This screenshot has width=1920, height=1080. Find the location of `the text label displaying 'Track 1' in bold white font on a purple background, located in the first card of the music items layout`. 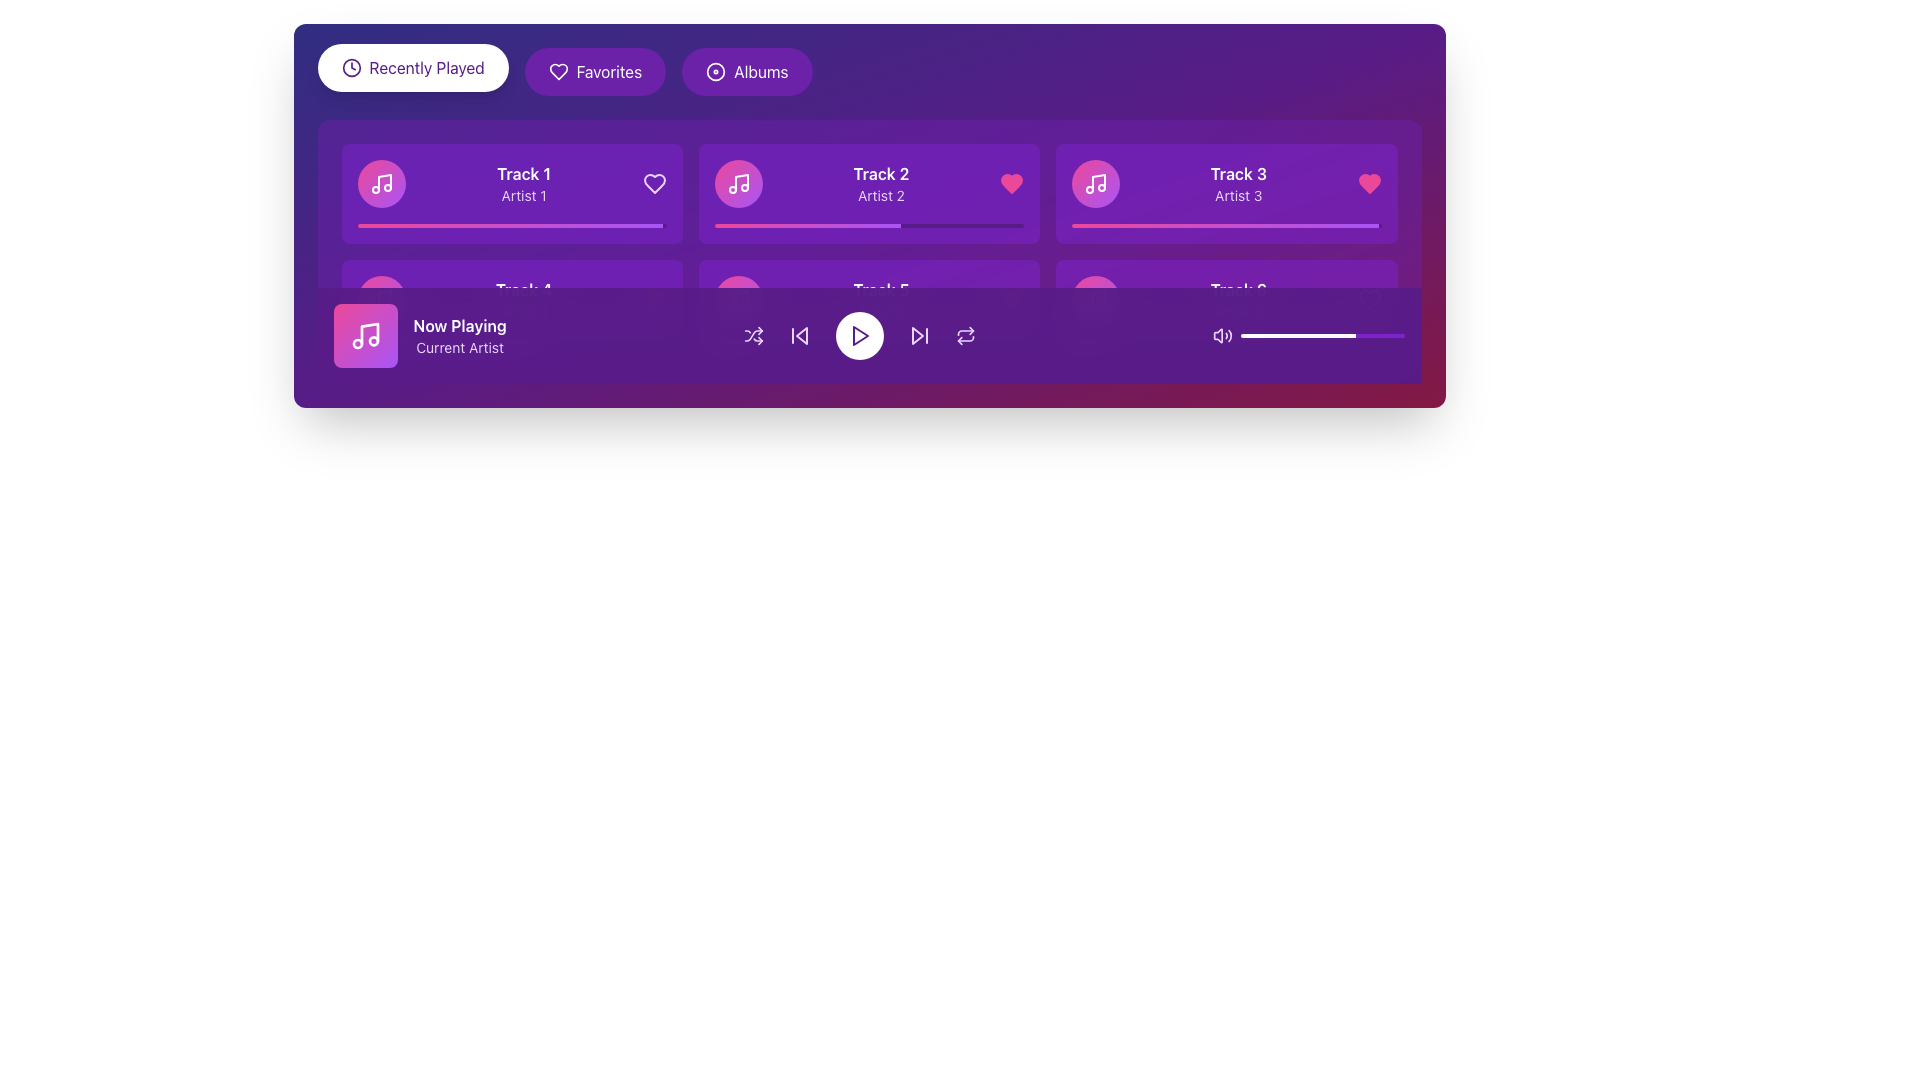

the text label displaying 'Track 1' in bold white font on a purple background, located in the first card of the music items layout is located at coordinates (524, 172).